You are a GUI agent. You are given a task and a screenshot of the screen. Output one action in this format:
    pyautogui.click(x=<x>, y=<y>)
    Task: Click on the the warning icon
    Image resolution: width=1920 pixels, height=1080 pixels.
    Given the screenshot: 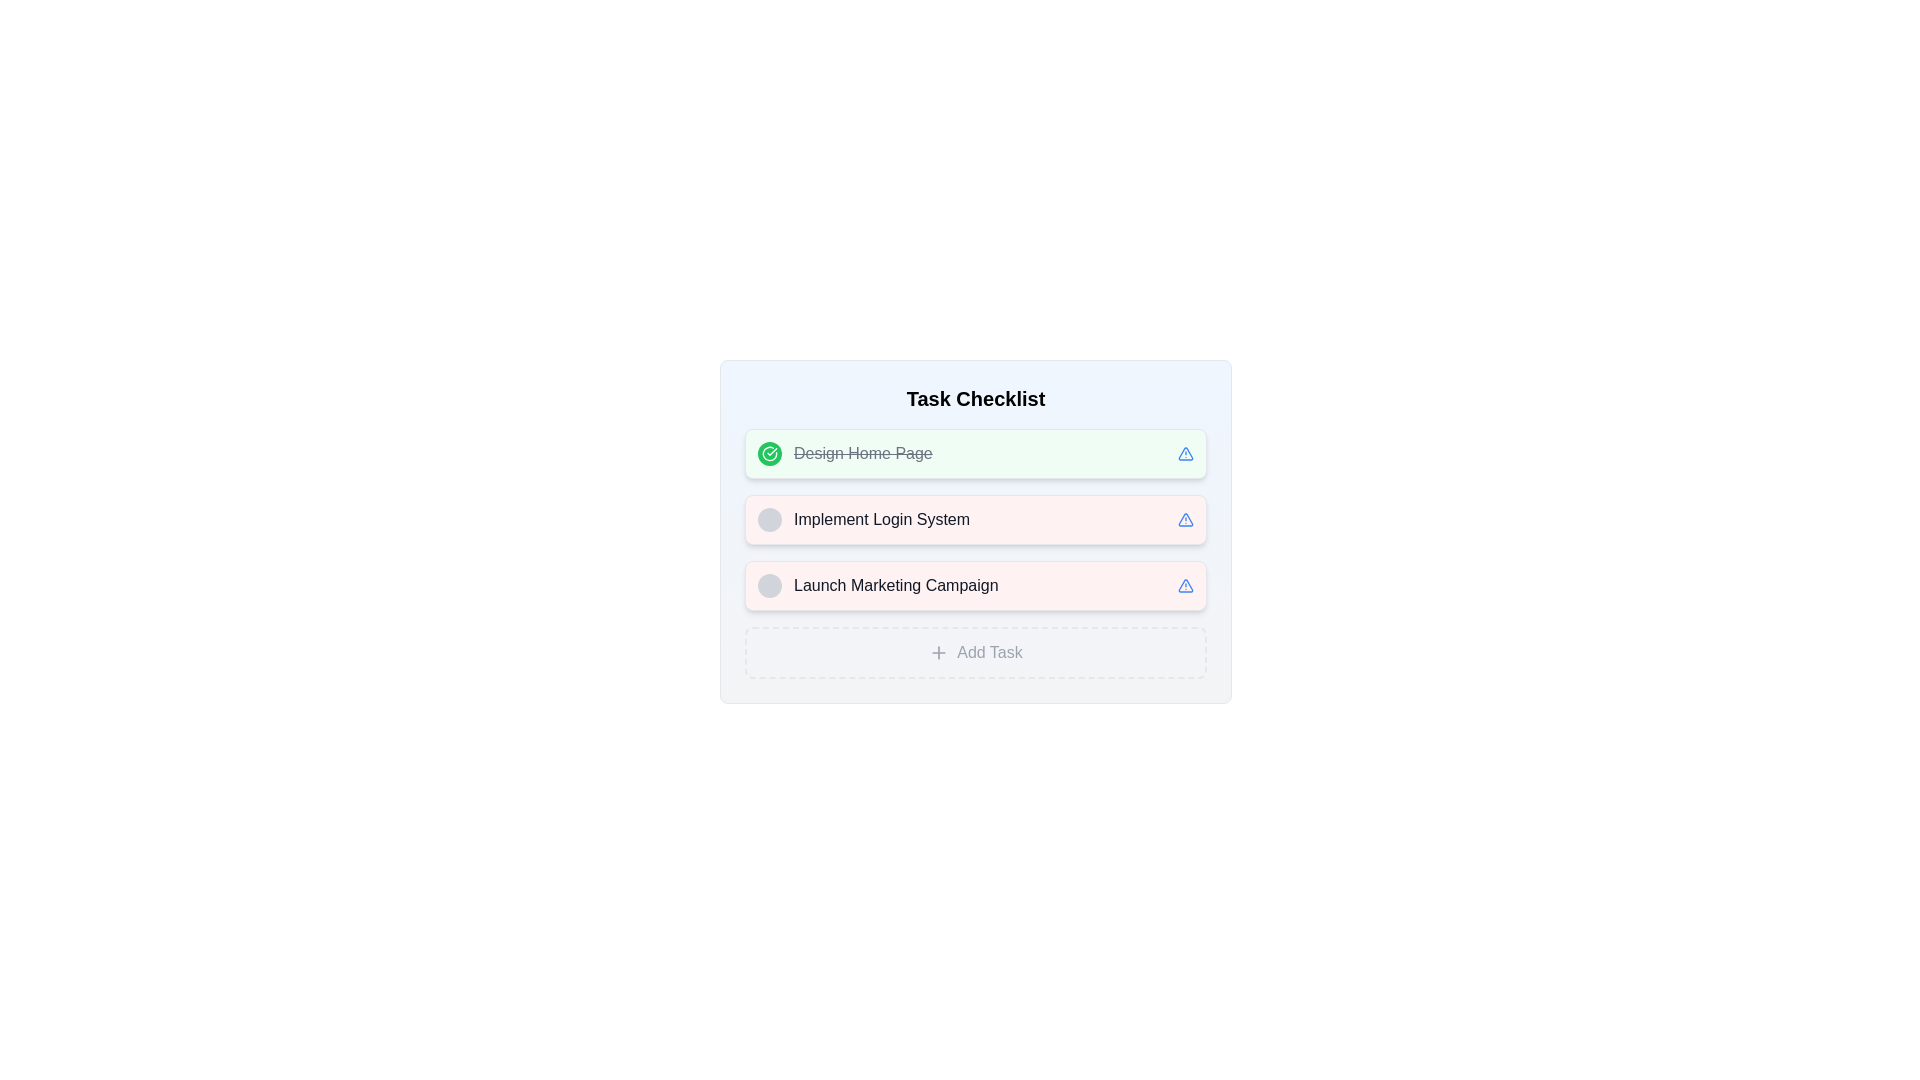 What is the action you would take?
    pyautogui.click(x=1185, y=519)
    